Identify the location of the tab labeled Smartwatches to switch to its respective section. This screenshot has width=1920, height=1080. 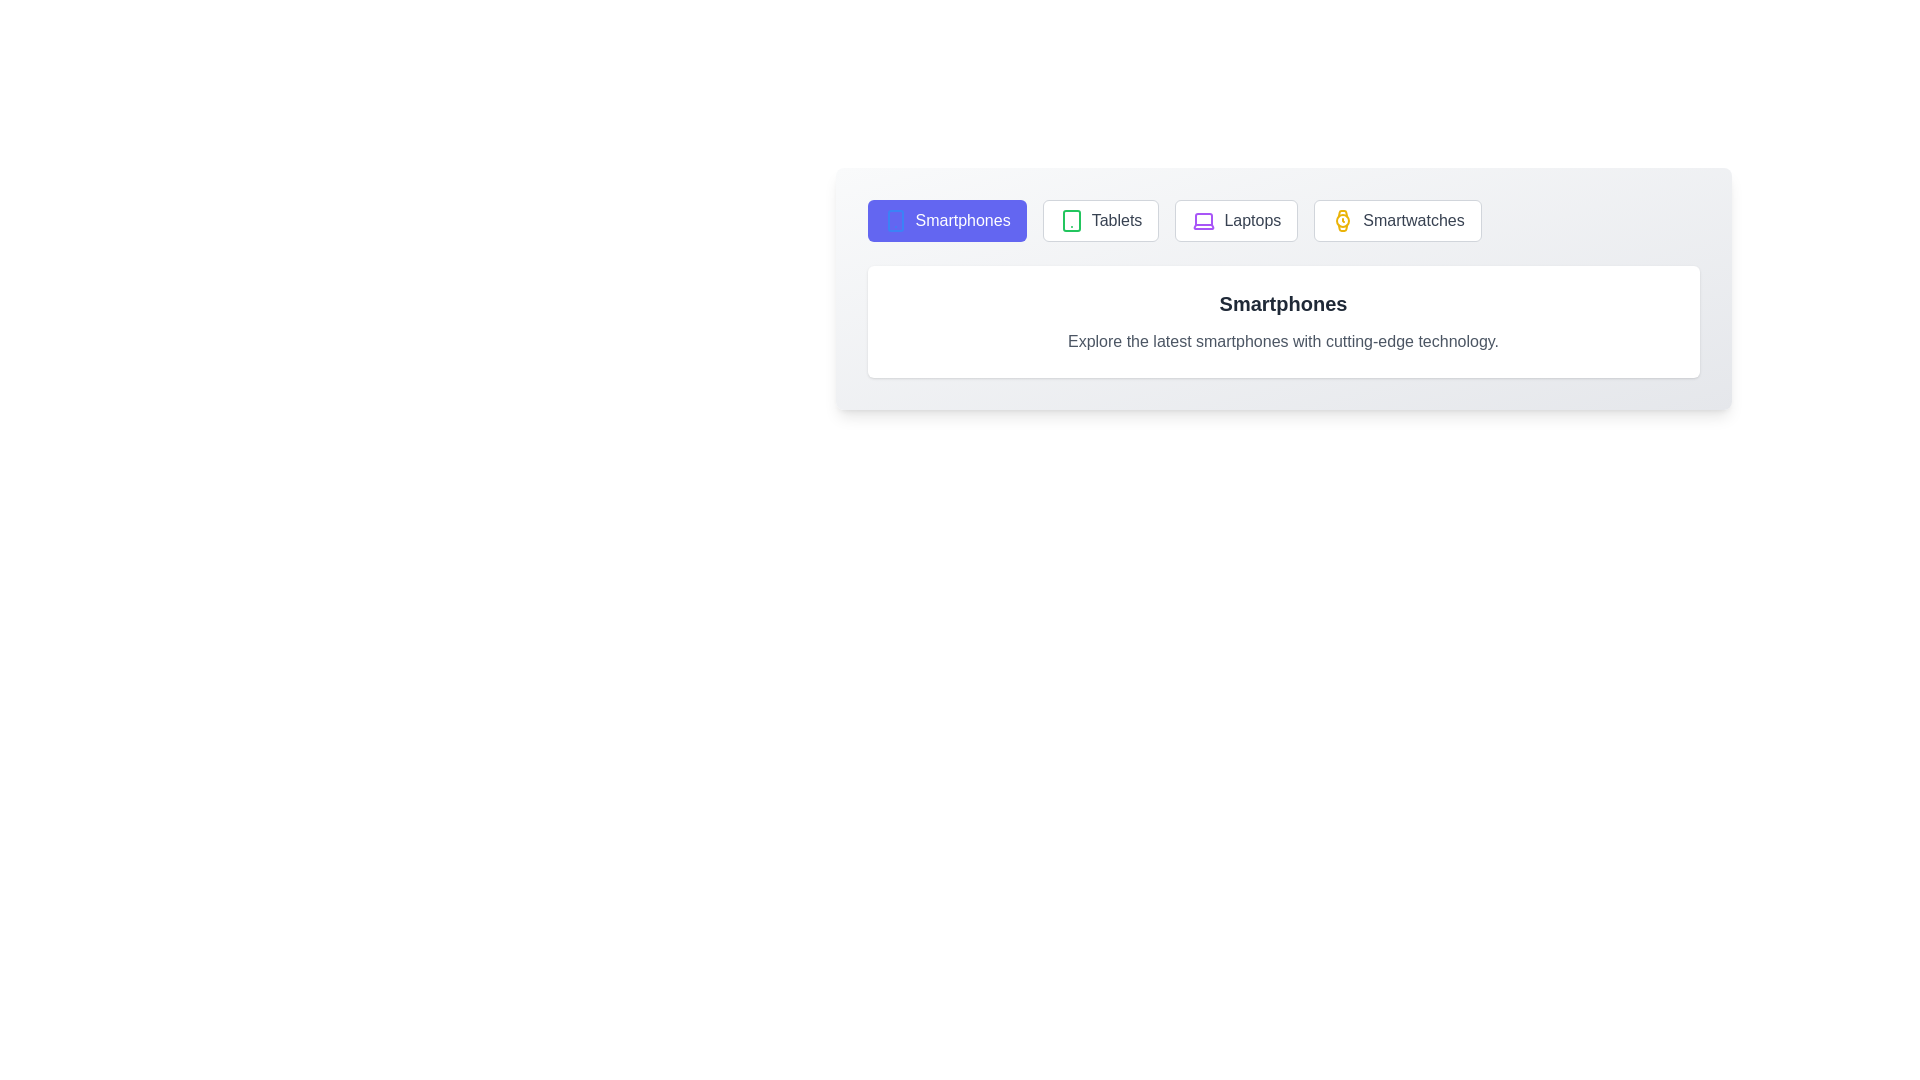
(1396, 220).